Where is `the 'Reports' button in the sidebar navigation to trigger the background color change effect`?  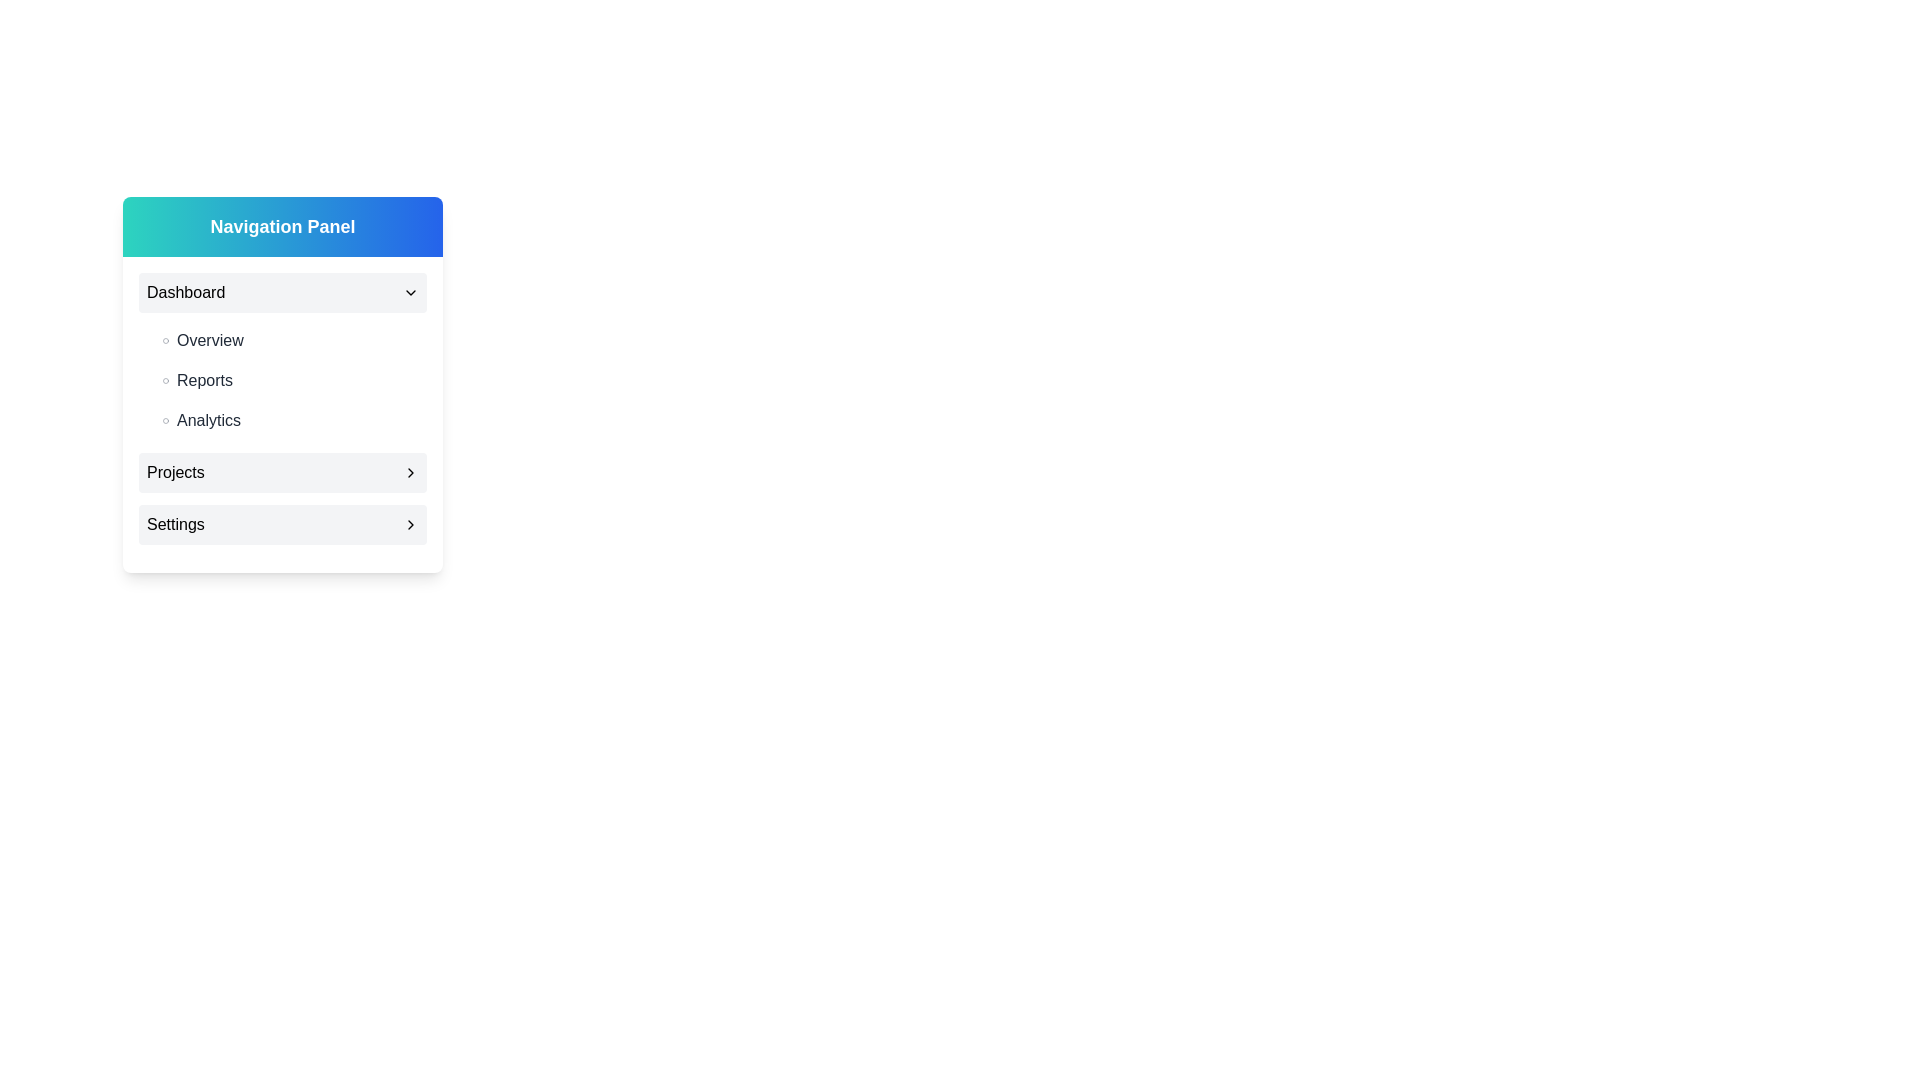 the 'Reports' button in the sidebar navigation to trigger the background color change effect is located at coordinates (290, 381).